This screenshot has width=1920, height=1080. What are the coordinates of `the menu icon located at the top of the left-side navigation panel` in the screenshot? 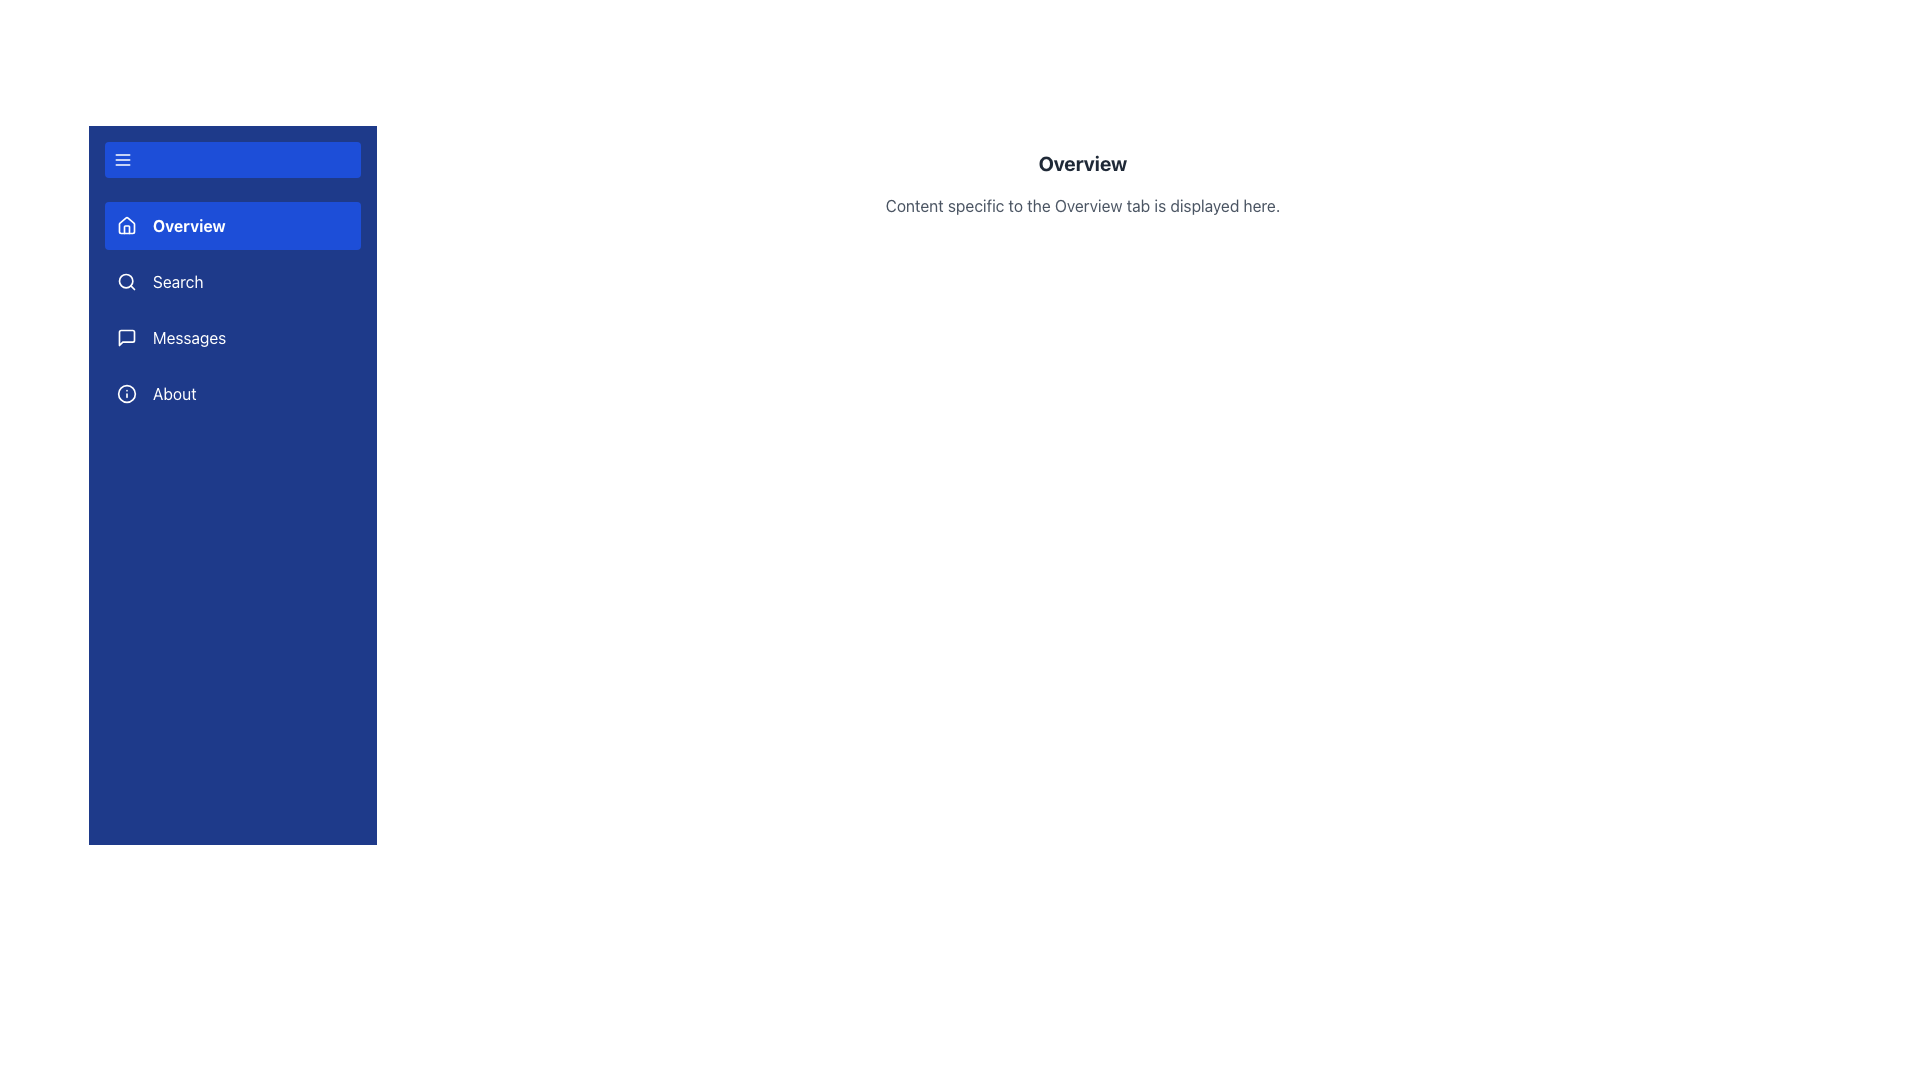 It's located at (122, 158).